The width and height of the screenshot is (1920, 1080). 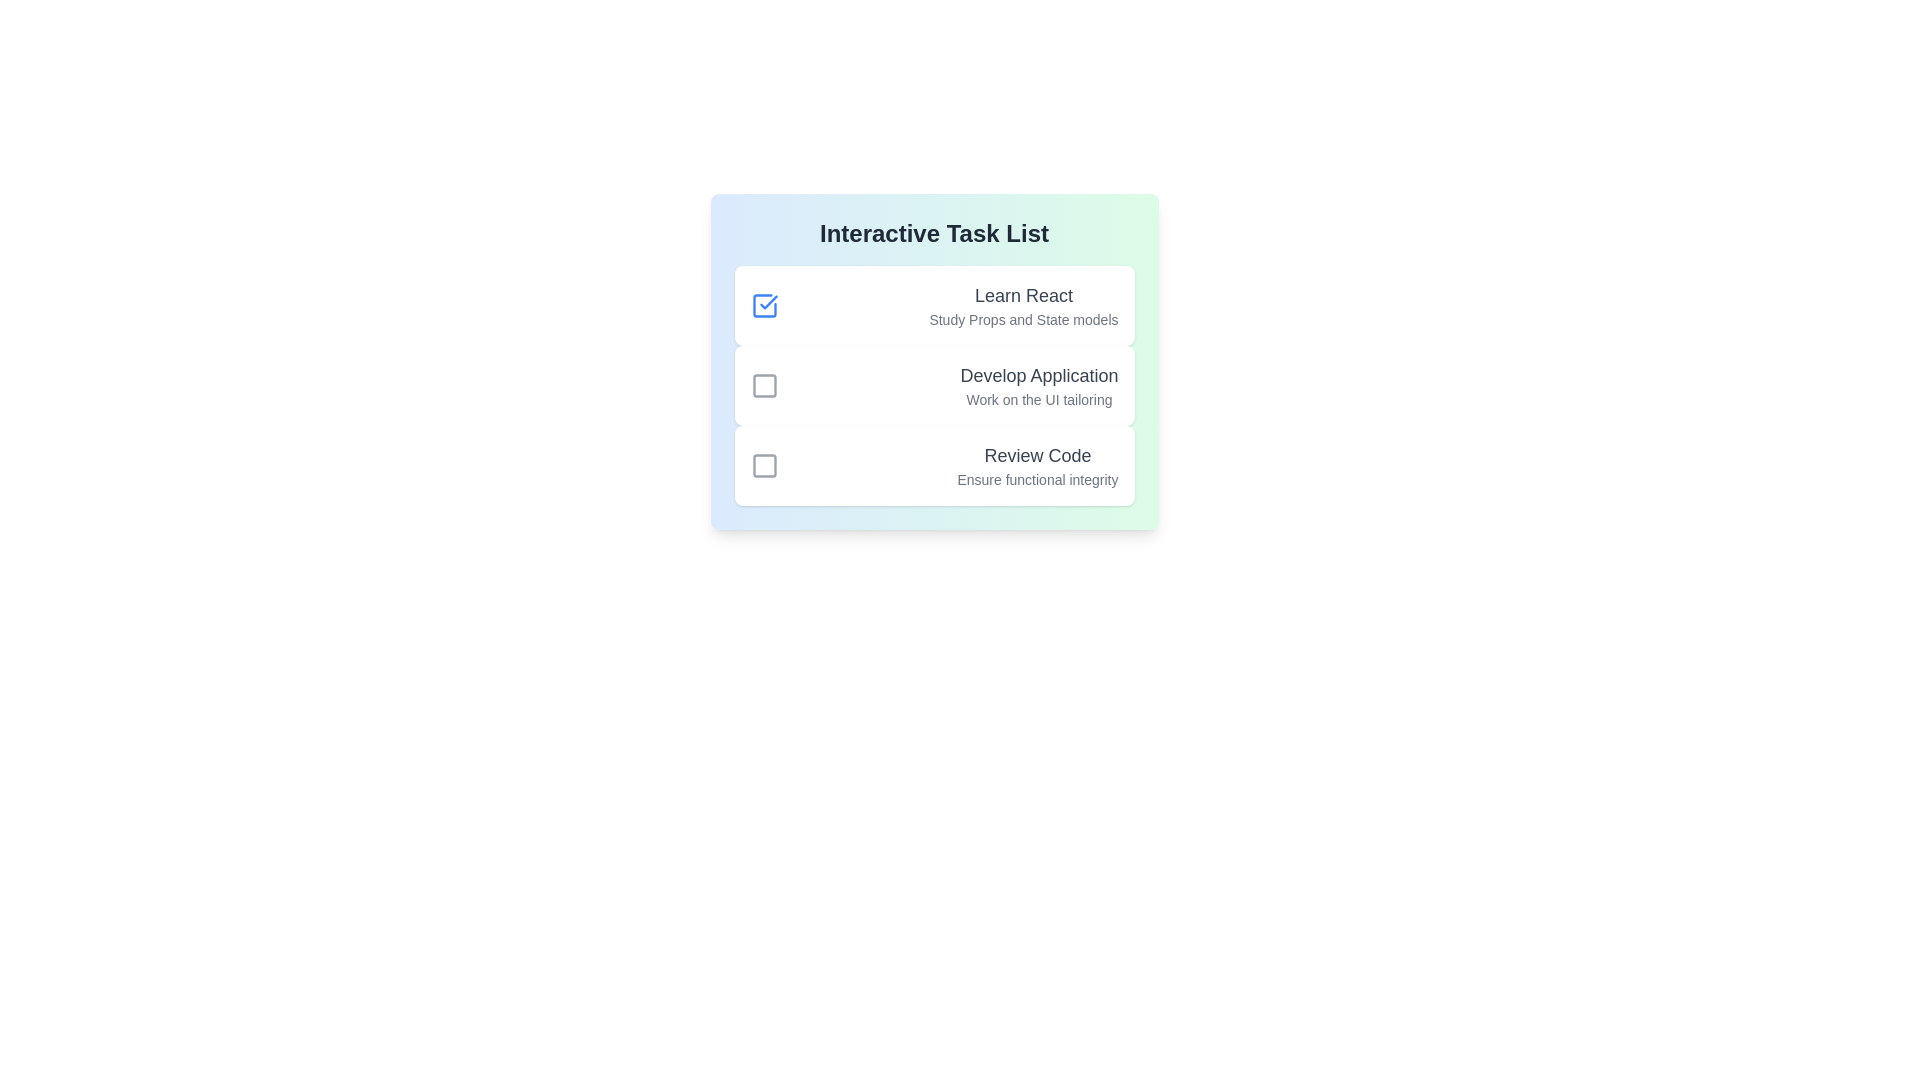 What do you see at coordinates (933, 362) in the screenshot?
I see `the center of the Interactive Task List component to access the context menu` at bounding box center [933, 362].